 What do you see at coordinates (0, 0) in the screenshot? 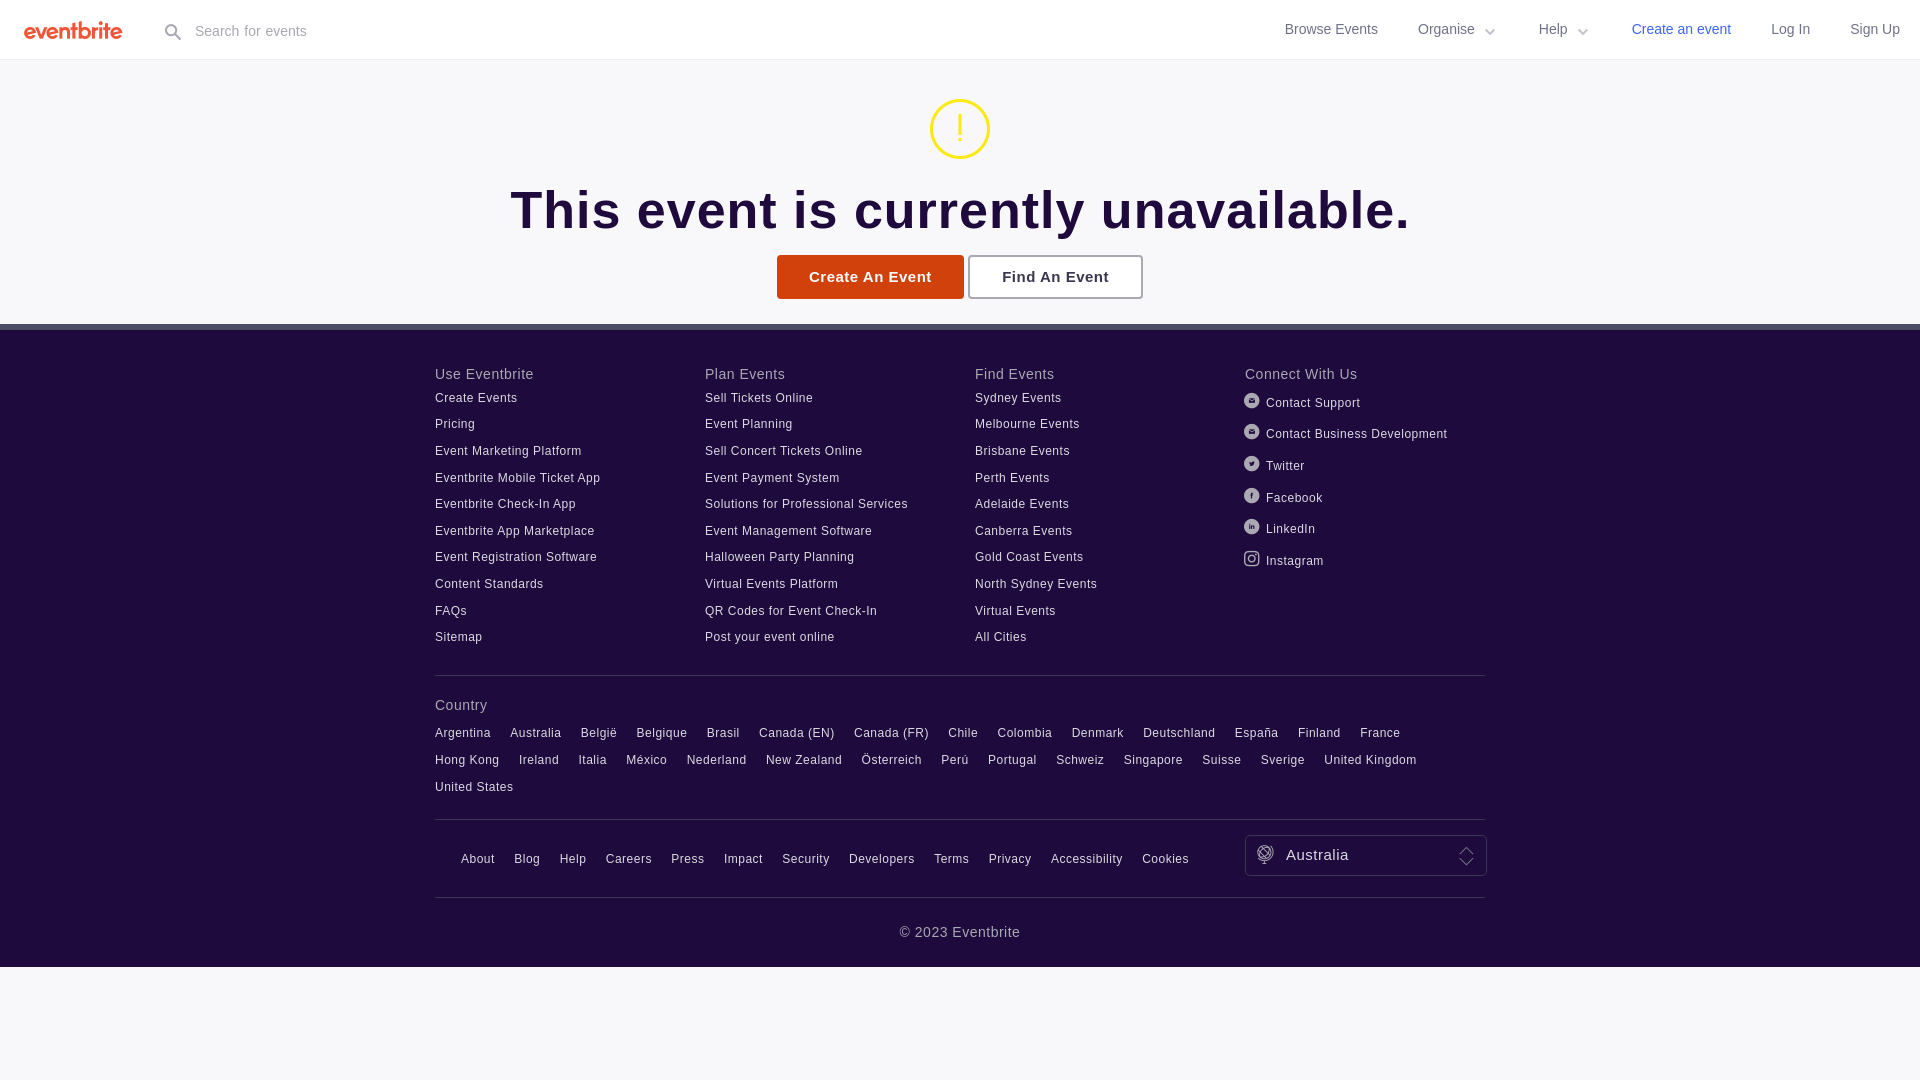
I see `'Skip Main Navigation'` at bounding box center [0, 0].